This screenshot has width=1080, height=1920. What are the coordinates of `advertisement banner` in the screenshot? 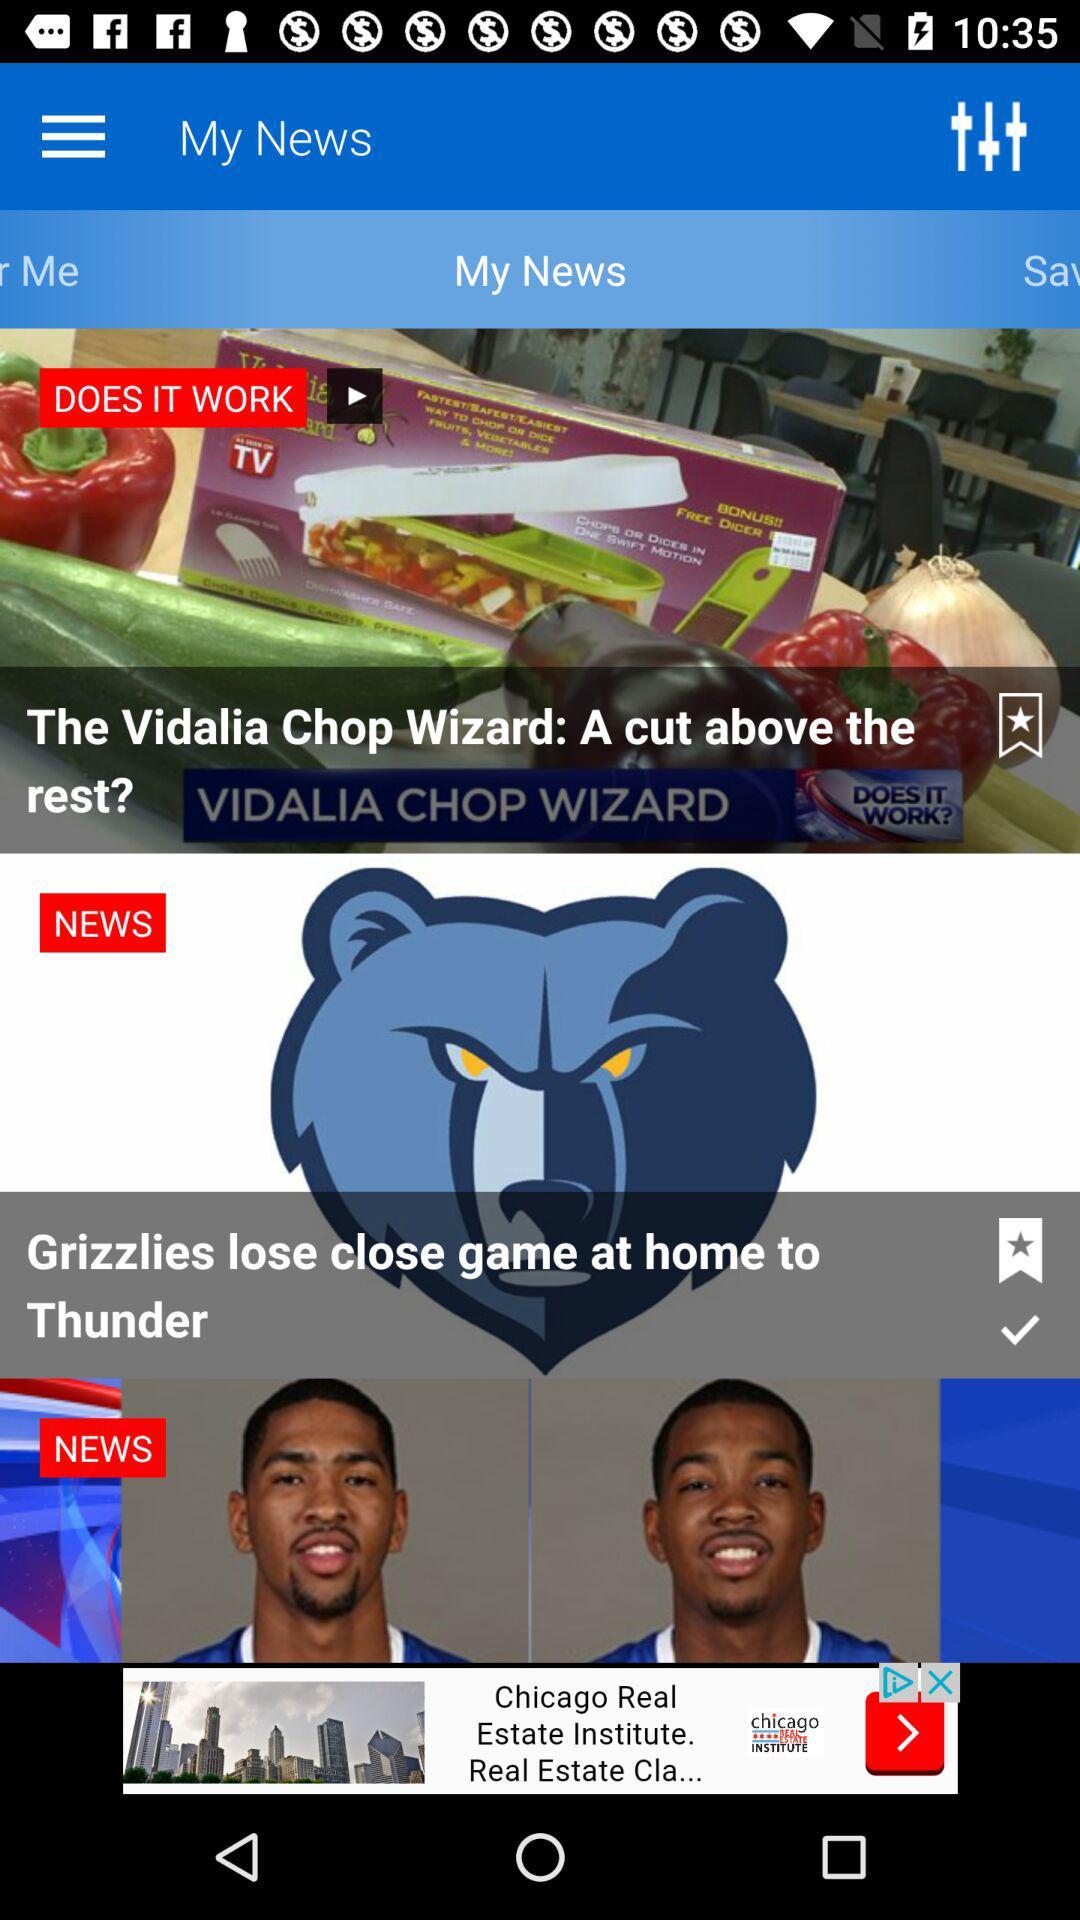 It's located at (540, 1727).